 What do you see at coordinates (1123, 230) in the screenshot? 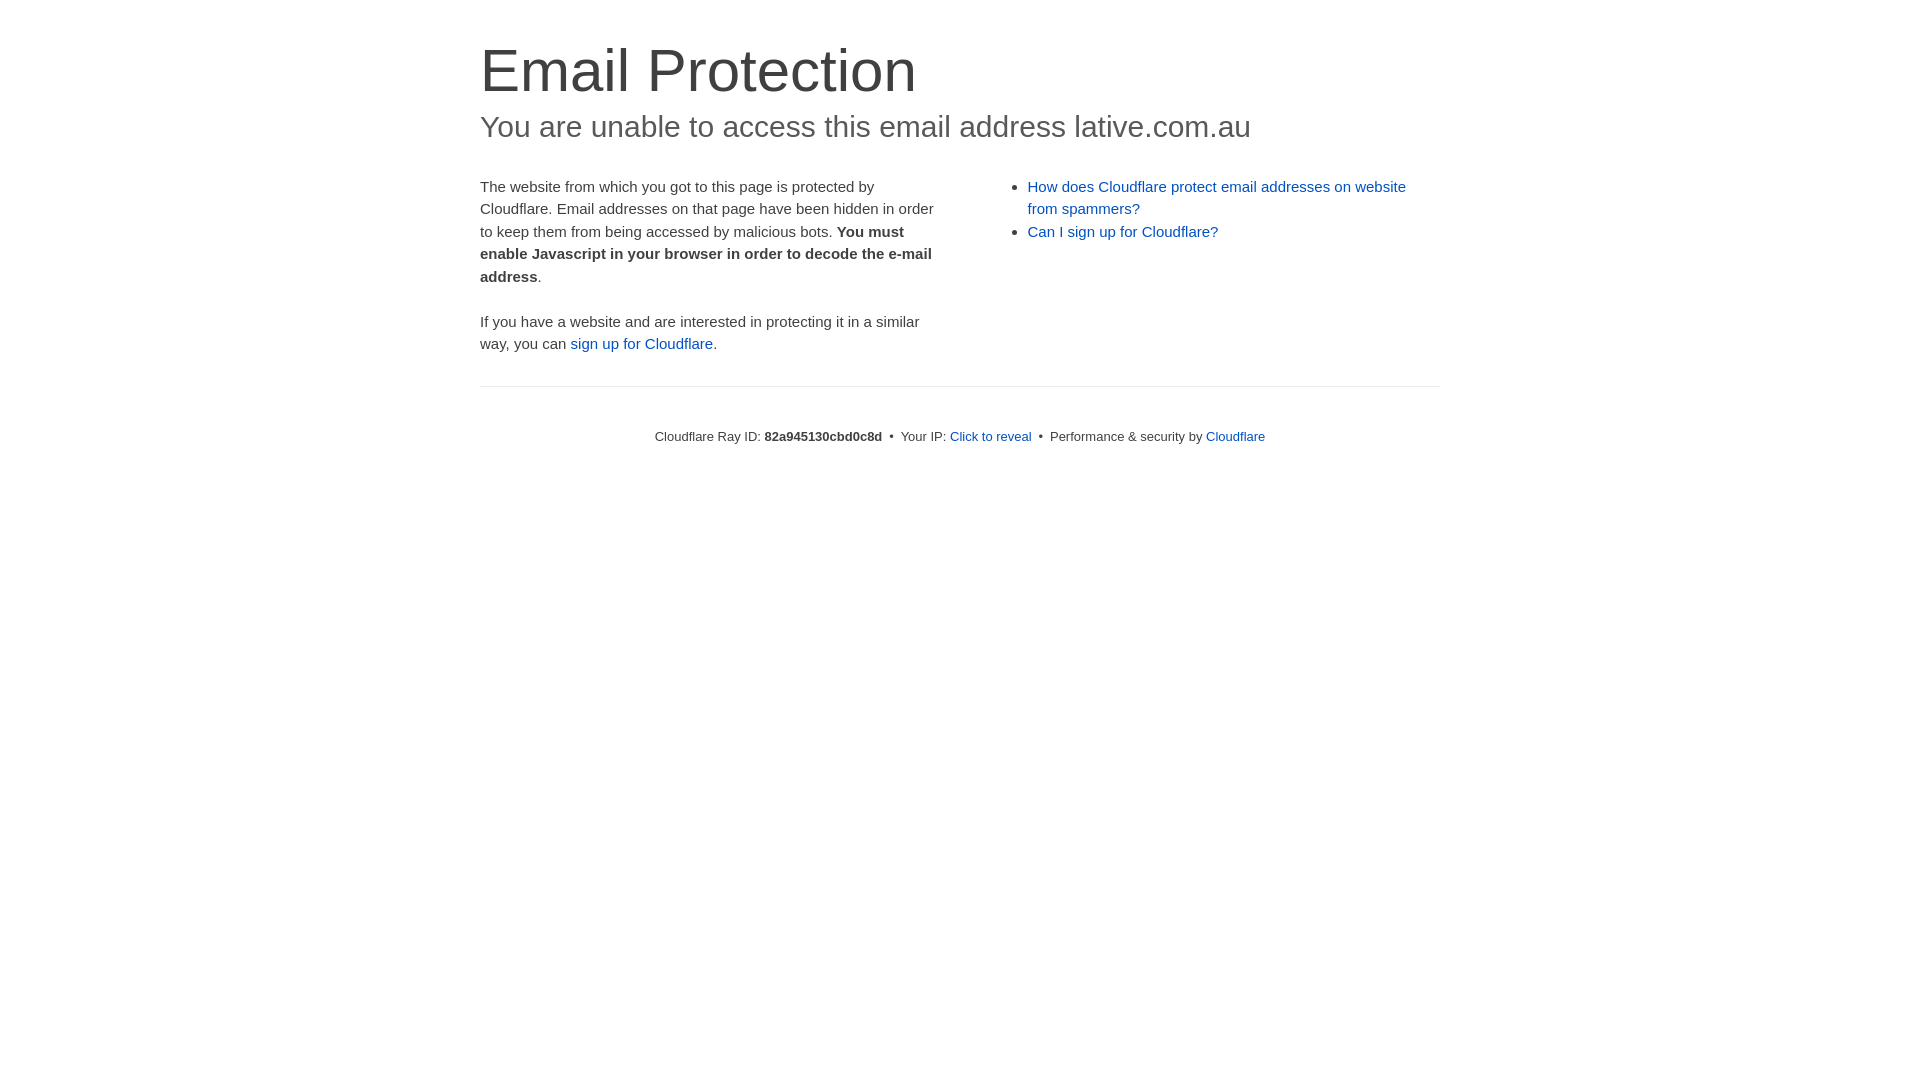
I see `'Can I sign up for Cloudflare?'` at bounding box center [1123, 230].